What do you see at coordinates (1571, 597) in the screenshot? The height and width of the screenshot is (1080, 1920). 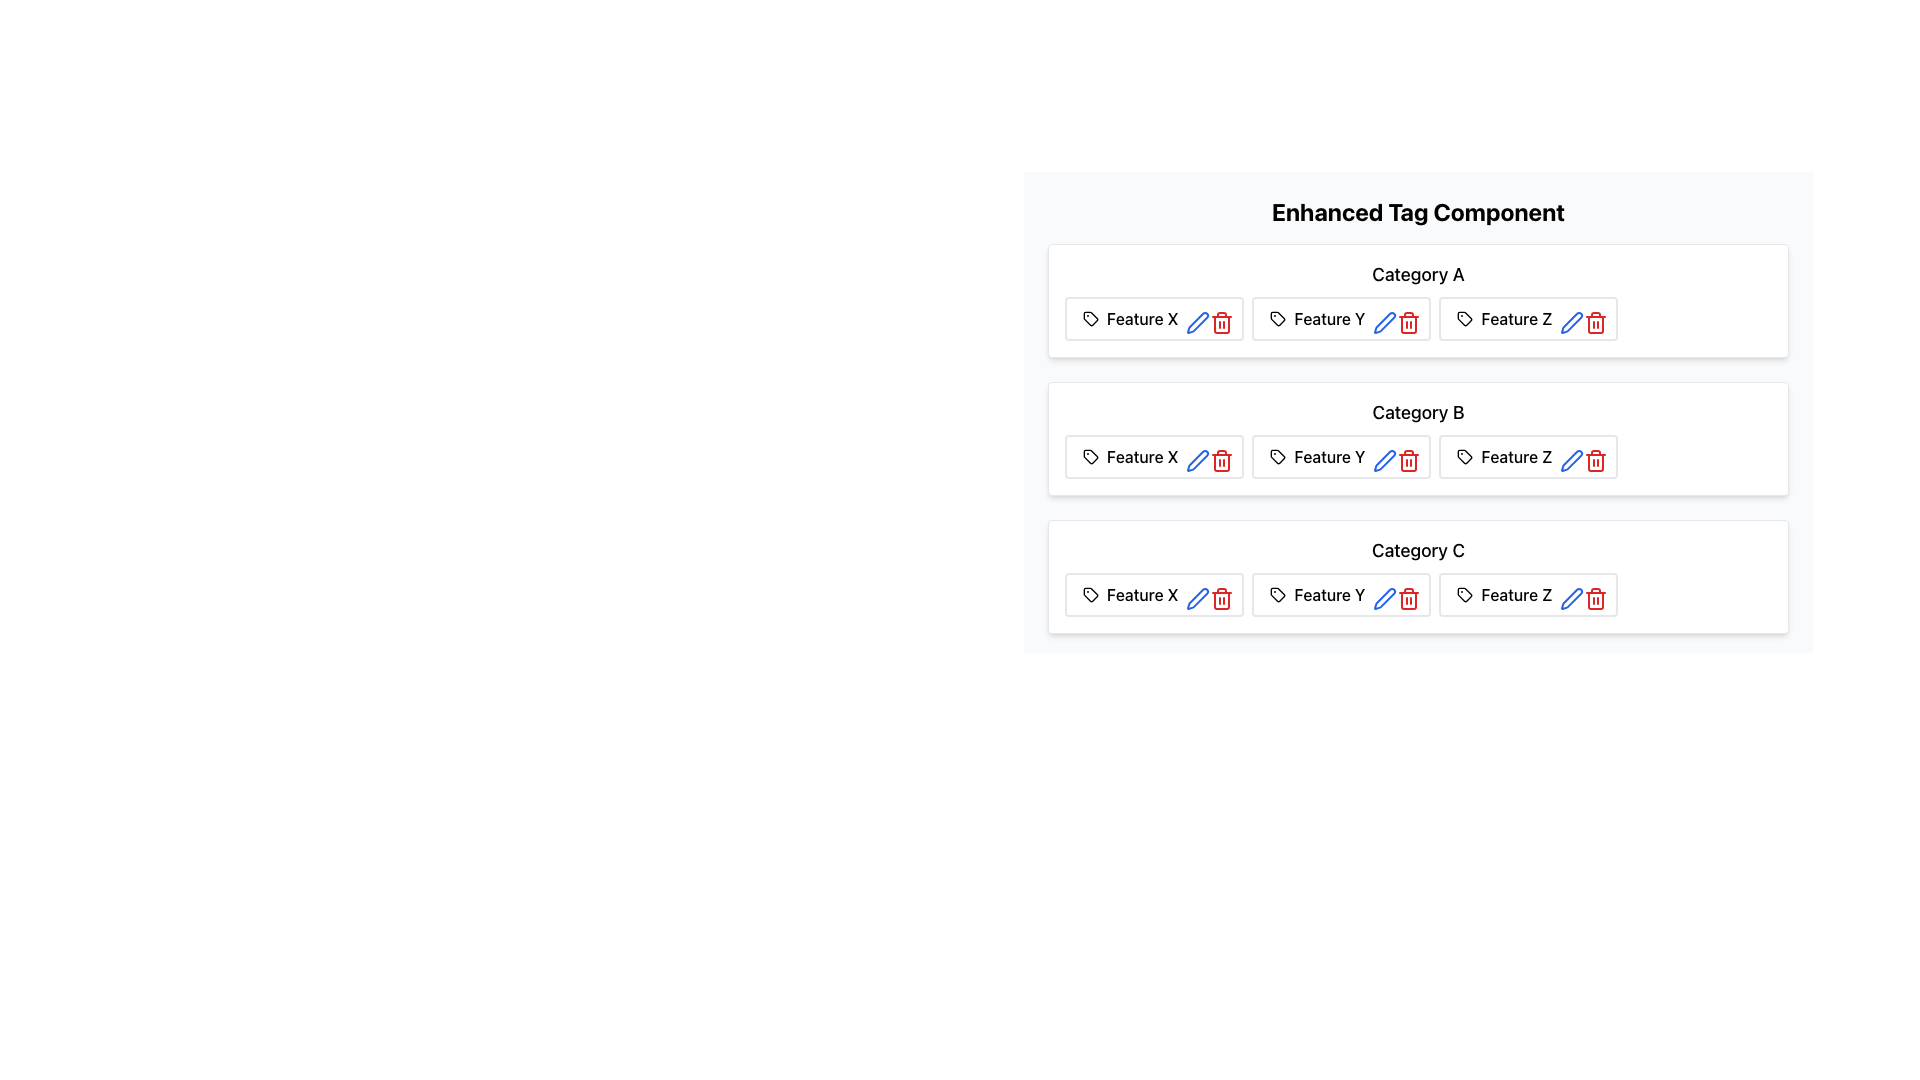 I see `the edit button located next to the tag labeled 'Feature Z' under the 'Category B' section to initiate the edit functionality` at bounding box center [1571, 597].